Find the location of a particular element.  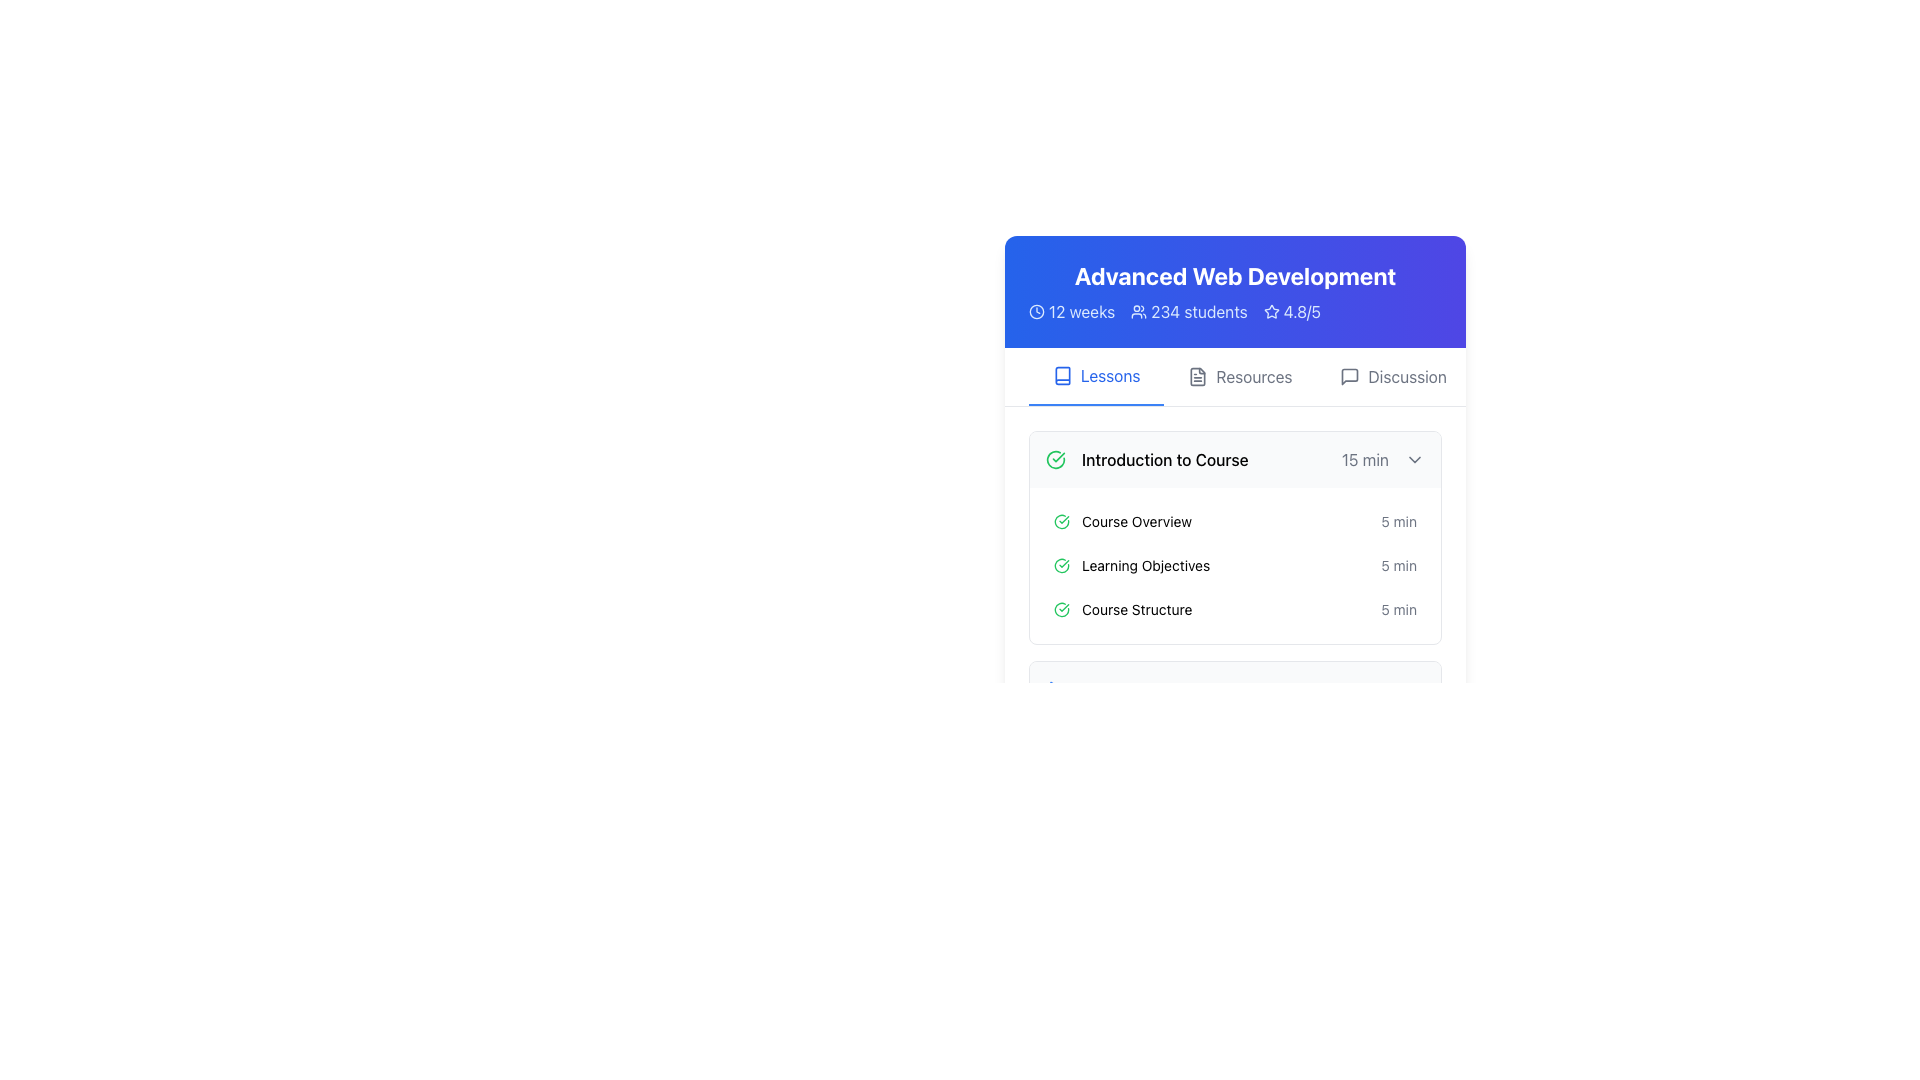

the informational display showing '12 weeks', '234 students', and '4.8/5', which is located beneath the title 'Advanced Web Development' is located at coordinates (1234, 312).